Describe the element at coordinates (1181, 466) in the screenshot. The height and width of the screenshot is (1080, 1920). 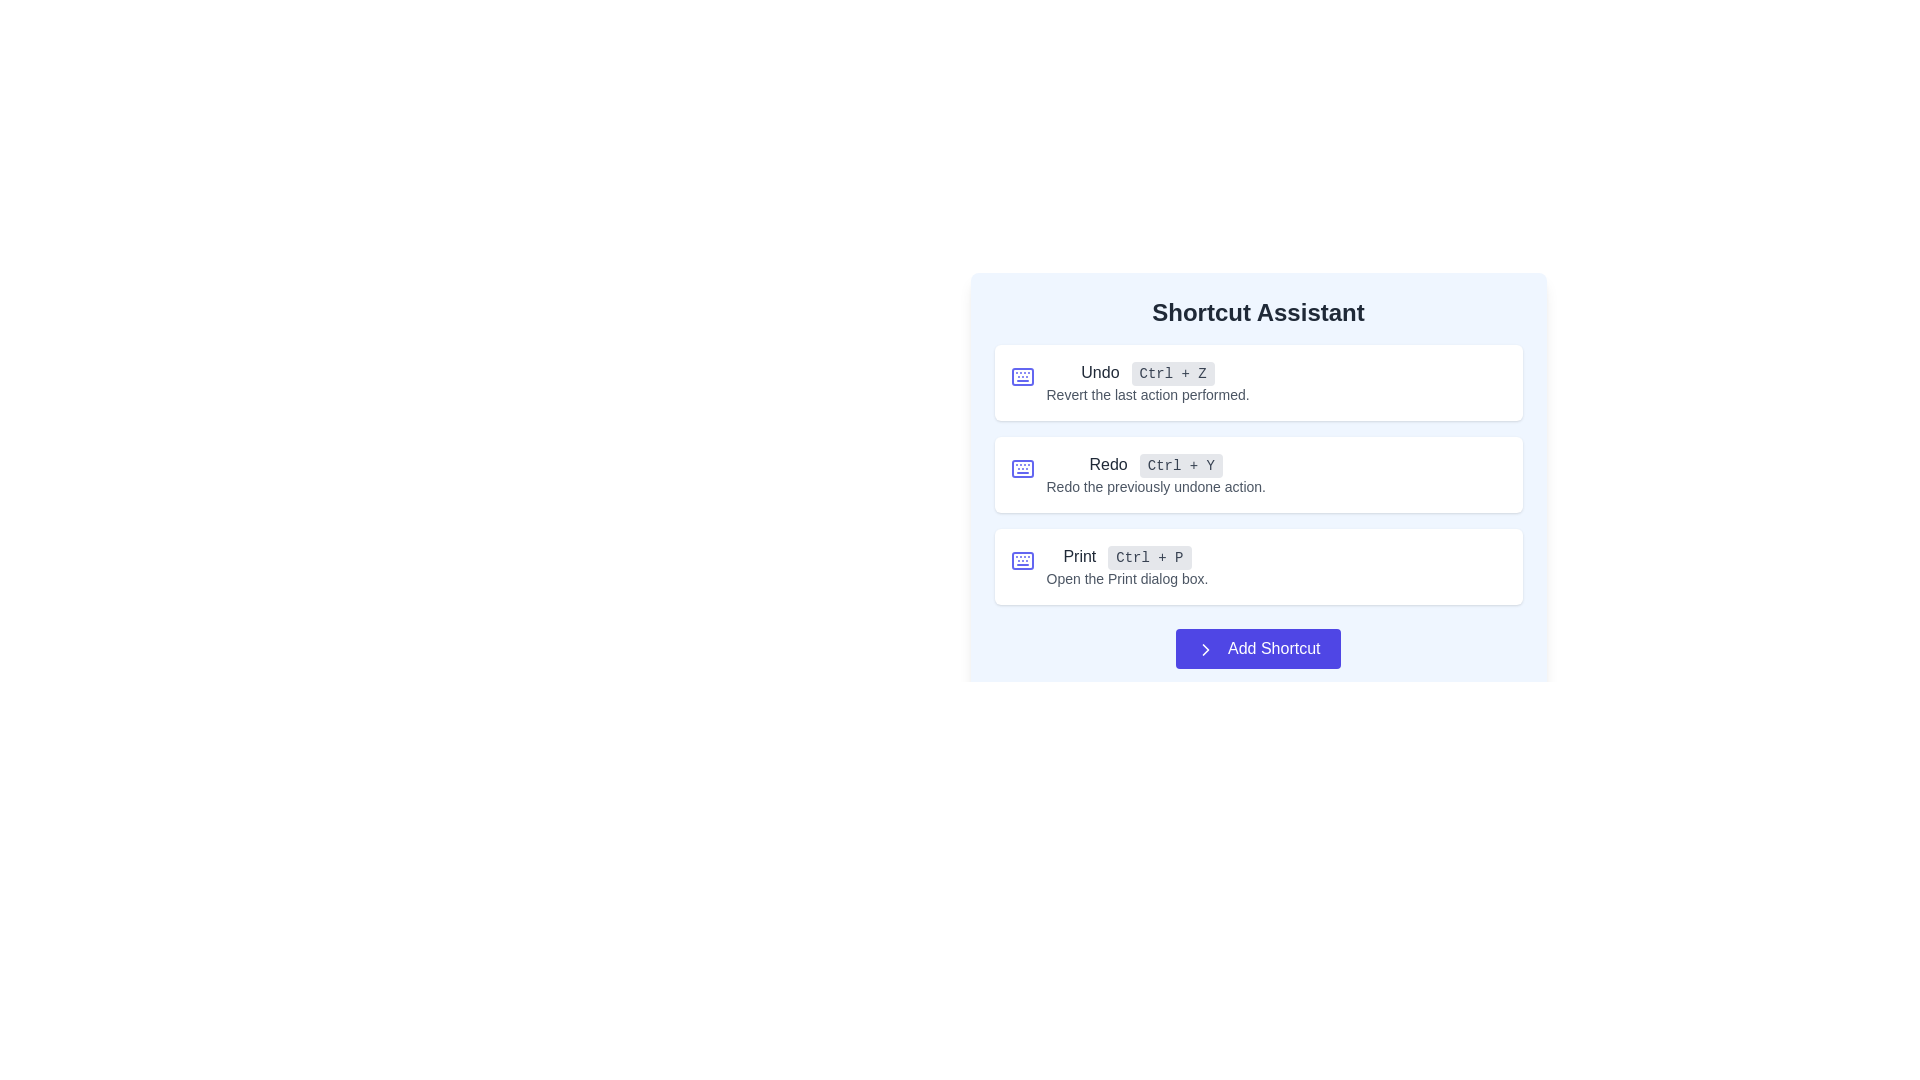
I see `the 'Redo' action button which visually represents the keyboard shortcut 'Ctrl + Y' located in the second row of the shortcut list` at that location.